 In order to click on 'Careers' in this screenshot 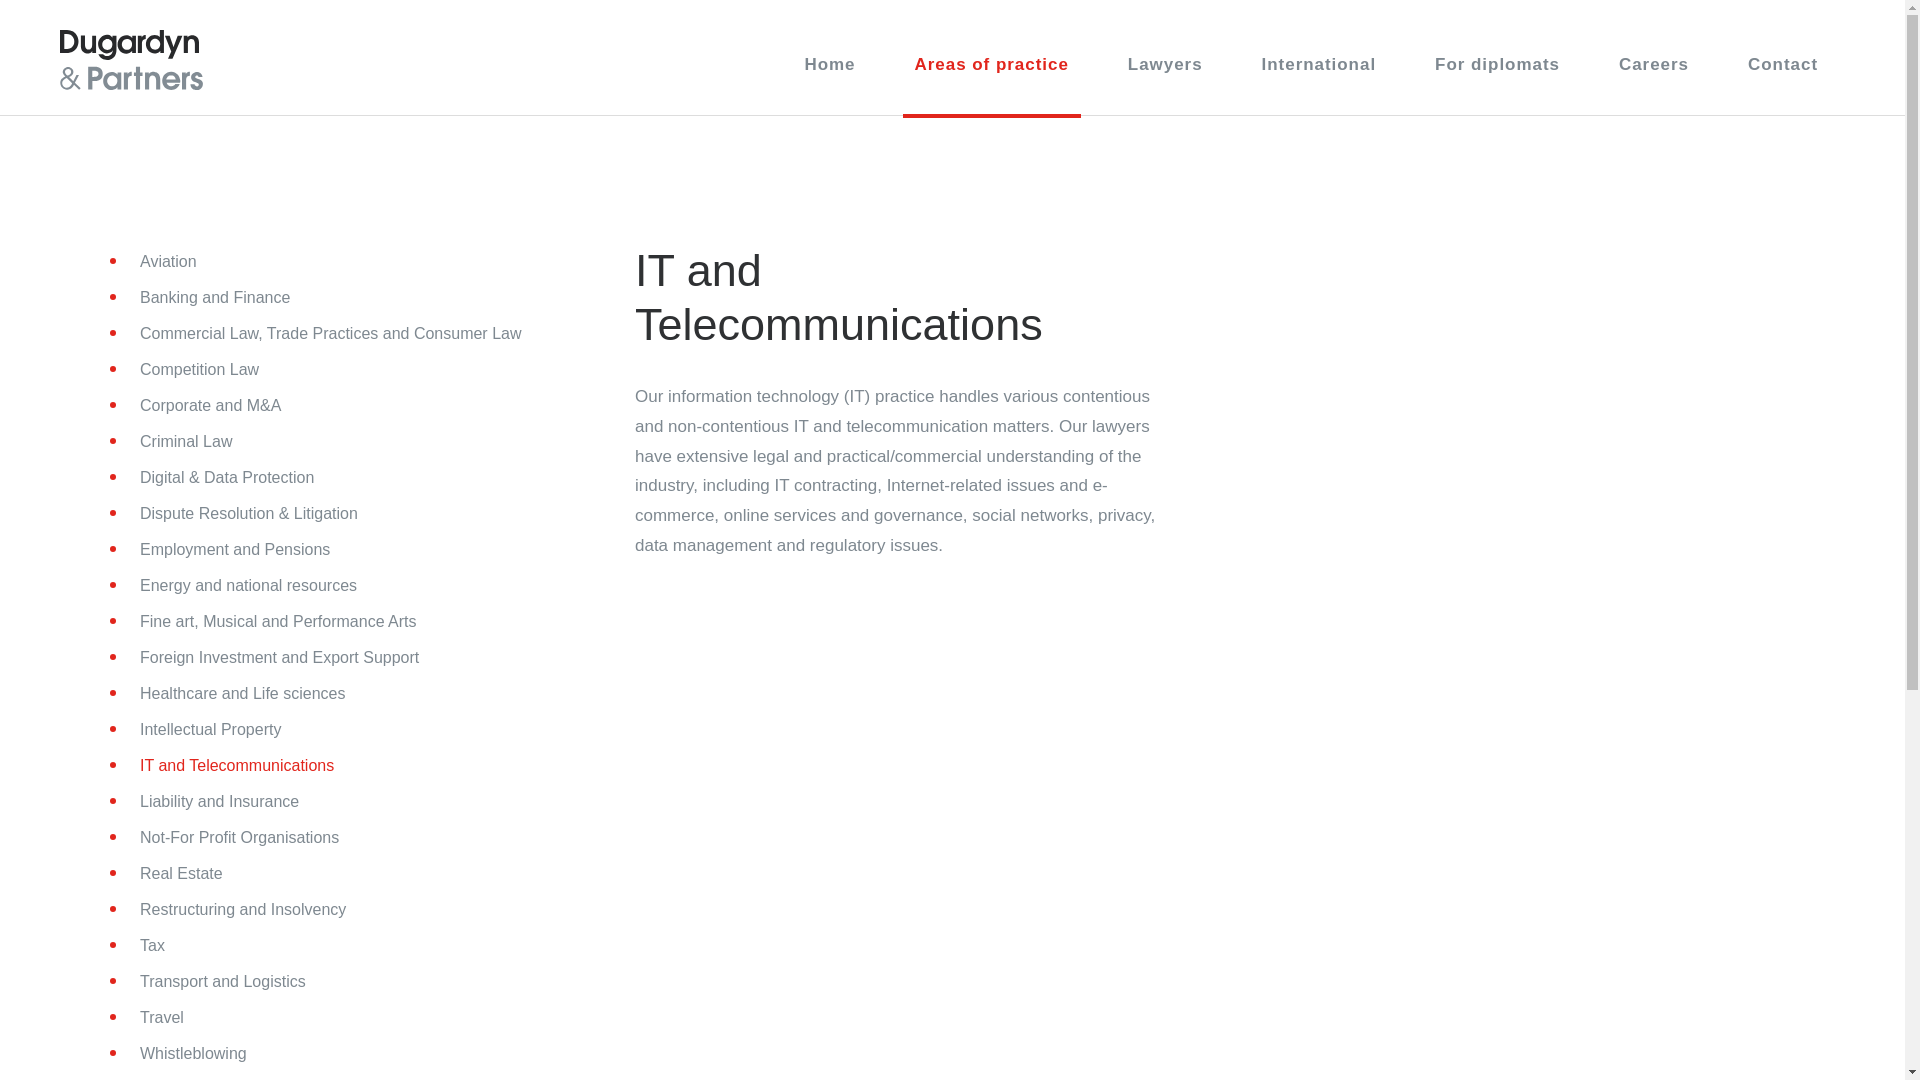, I will do `click(1607, 71)`.